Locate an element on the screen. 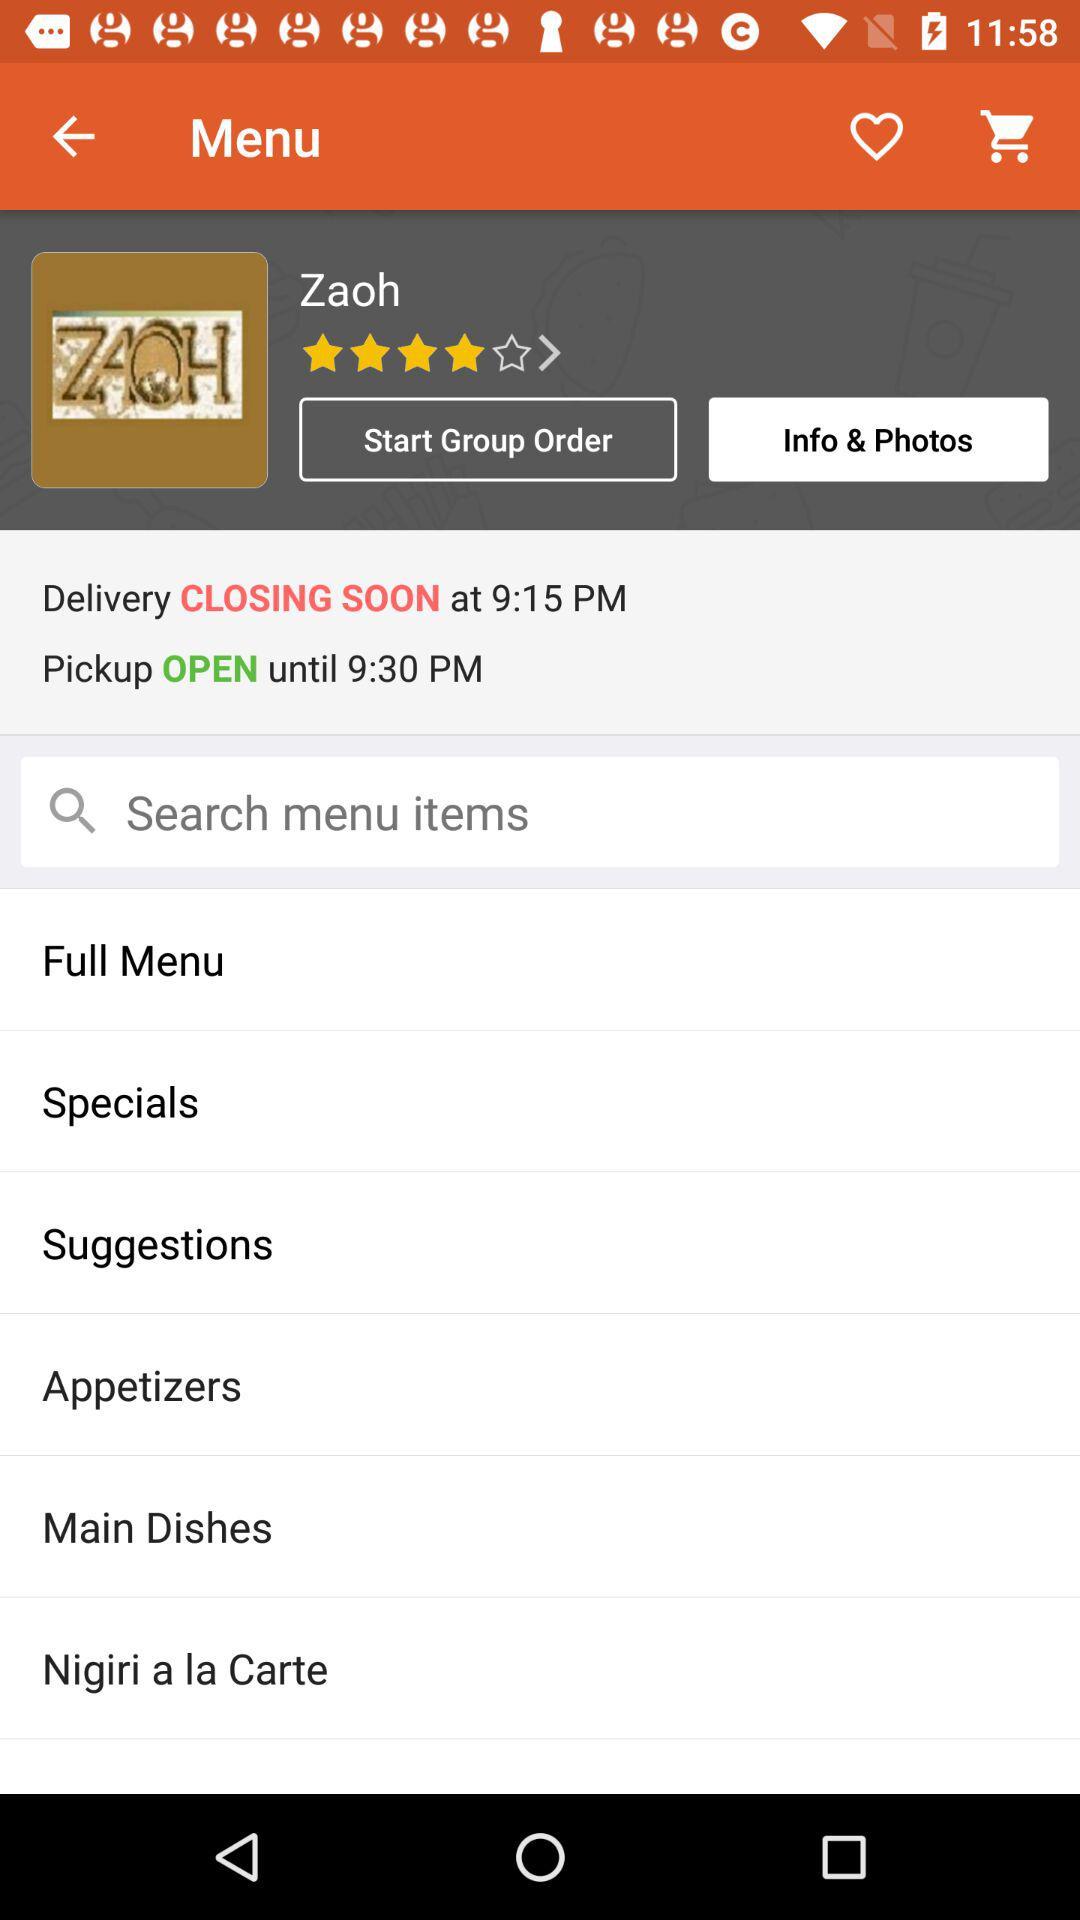 The image size is (1080, 1920). item above suggestions icon is located at coordinates (540, 1099).